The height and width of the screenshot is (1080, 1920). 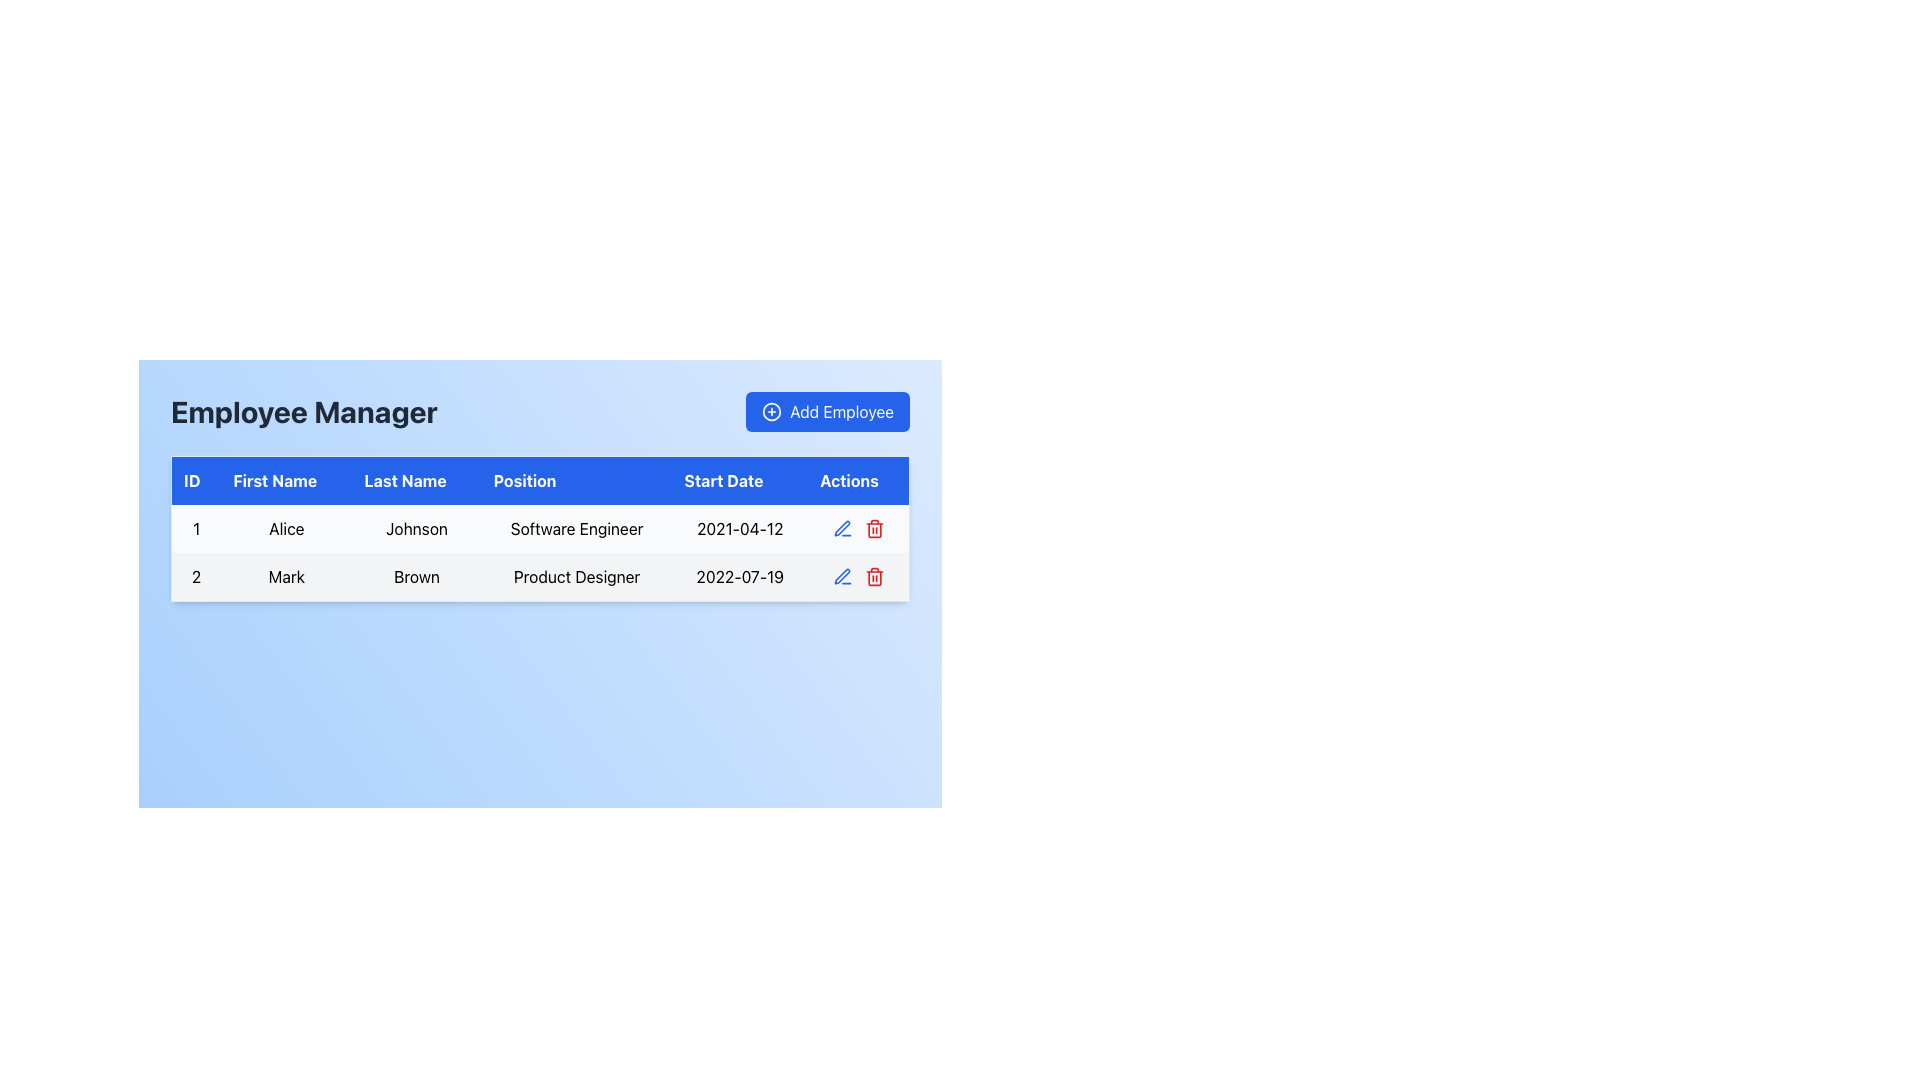 I want to click on the circular icon with a plus sign, which is styled with a blue border and background, located inside the 'Add Employee' button and aligned vertically with the text 'Add Employee', so click(x=771, y=411).